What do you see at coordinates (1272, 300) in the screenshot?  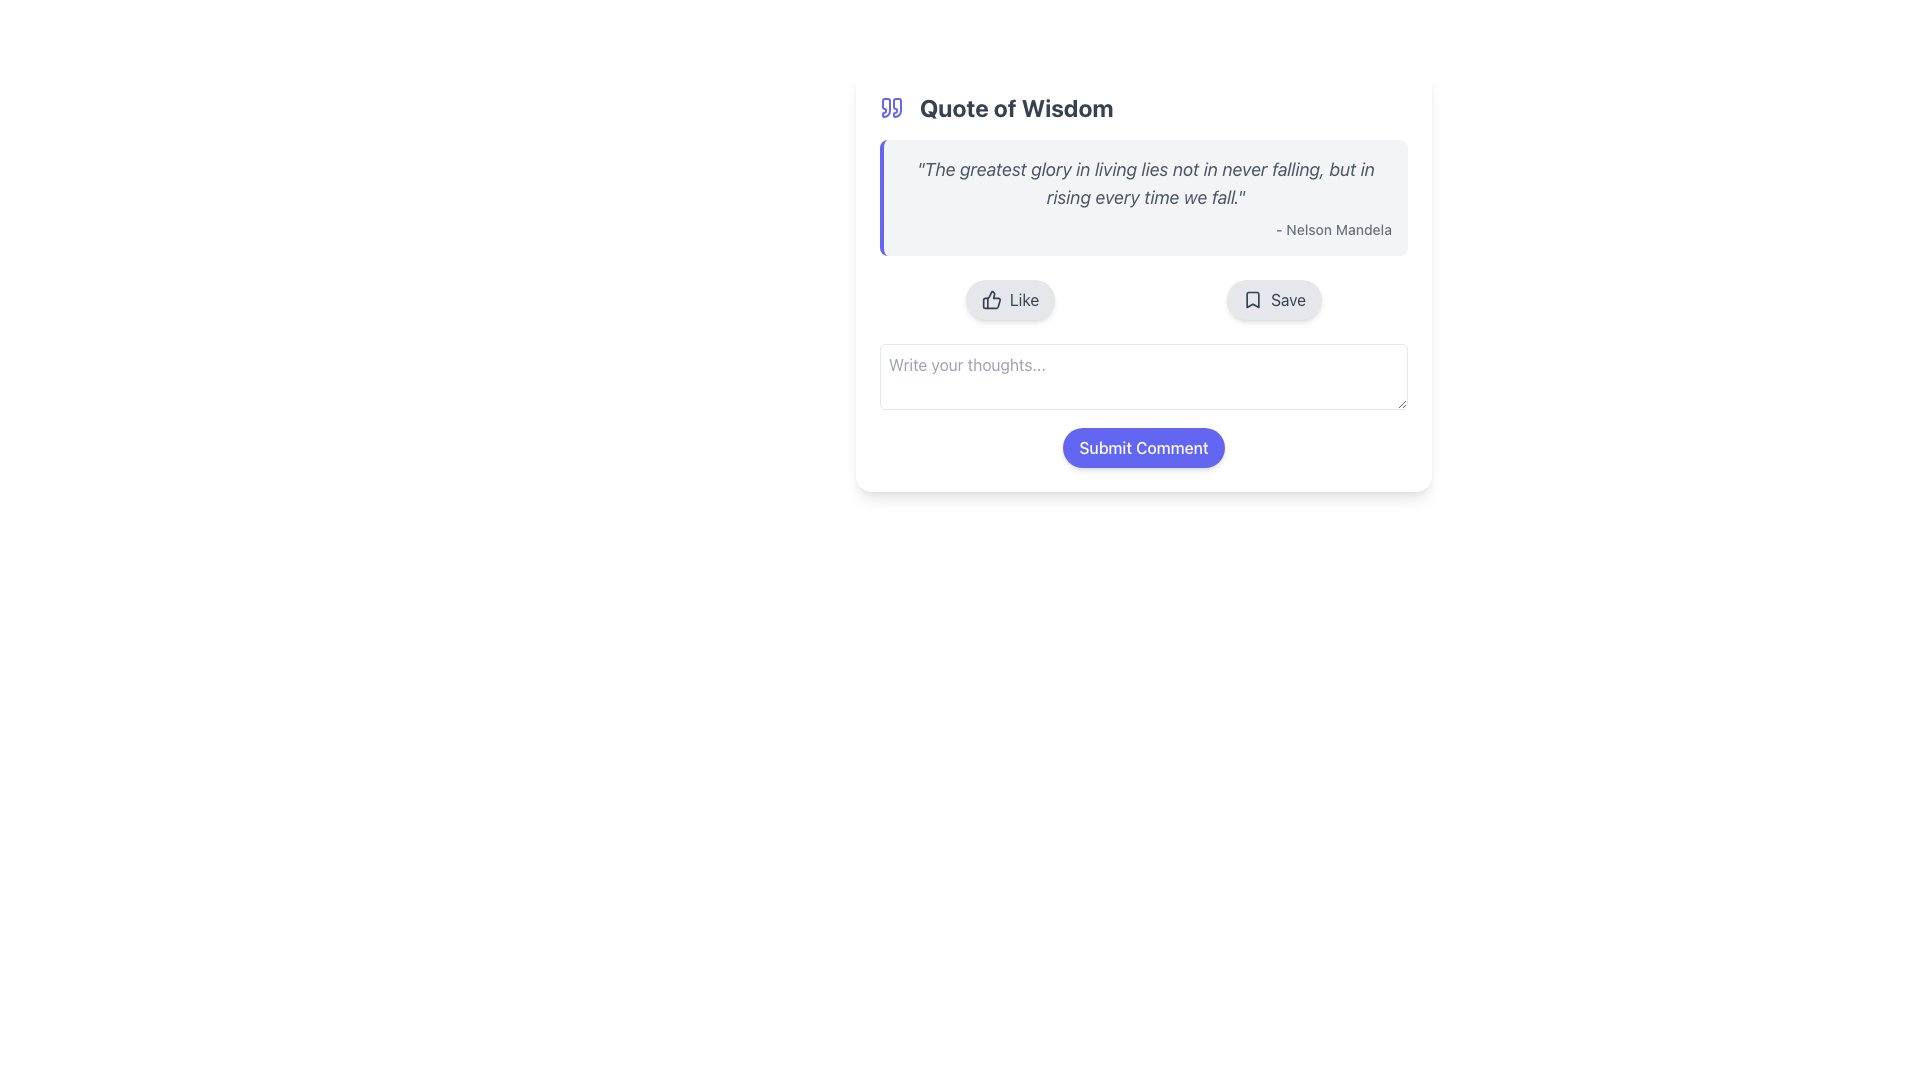 I see `the 'Save' button with a bookmark icon located in the lower part of the panel` at bounding box center [1272, 300].